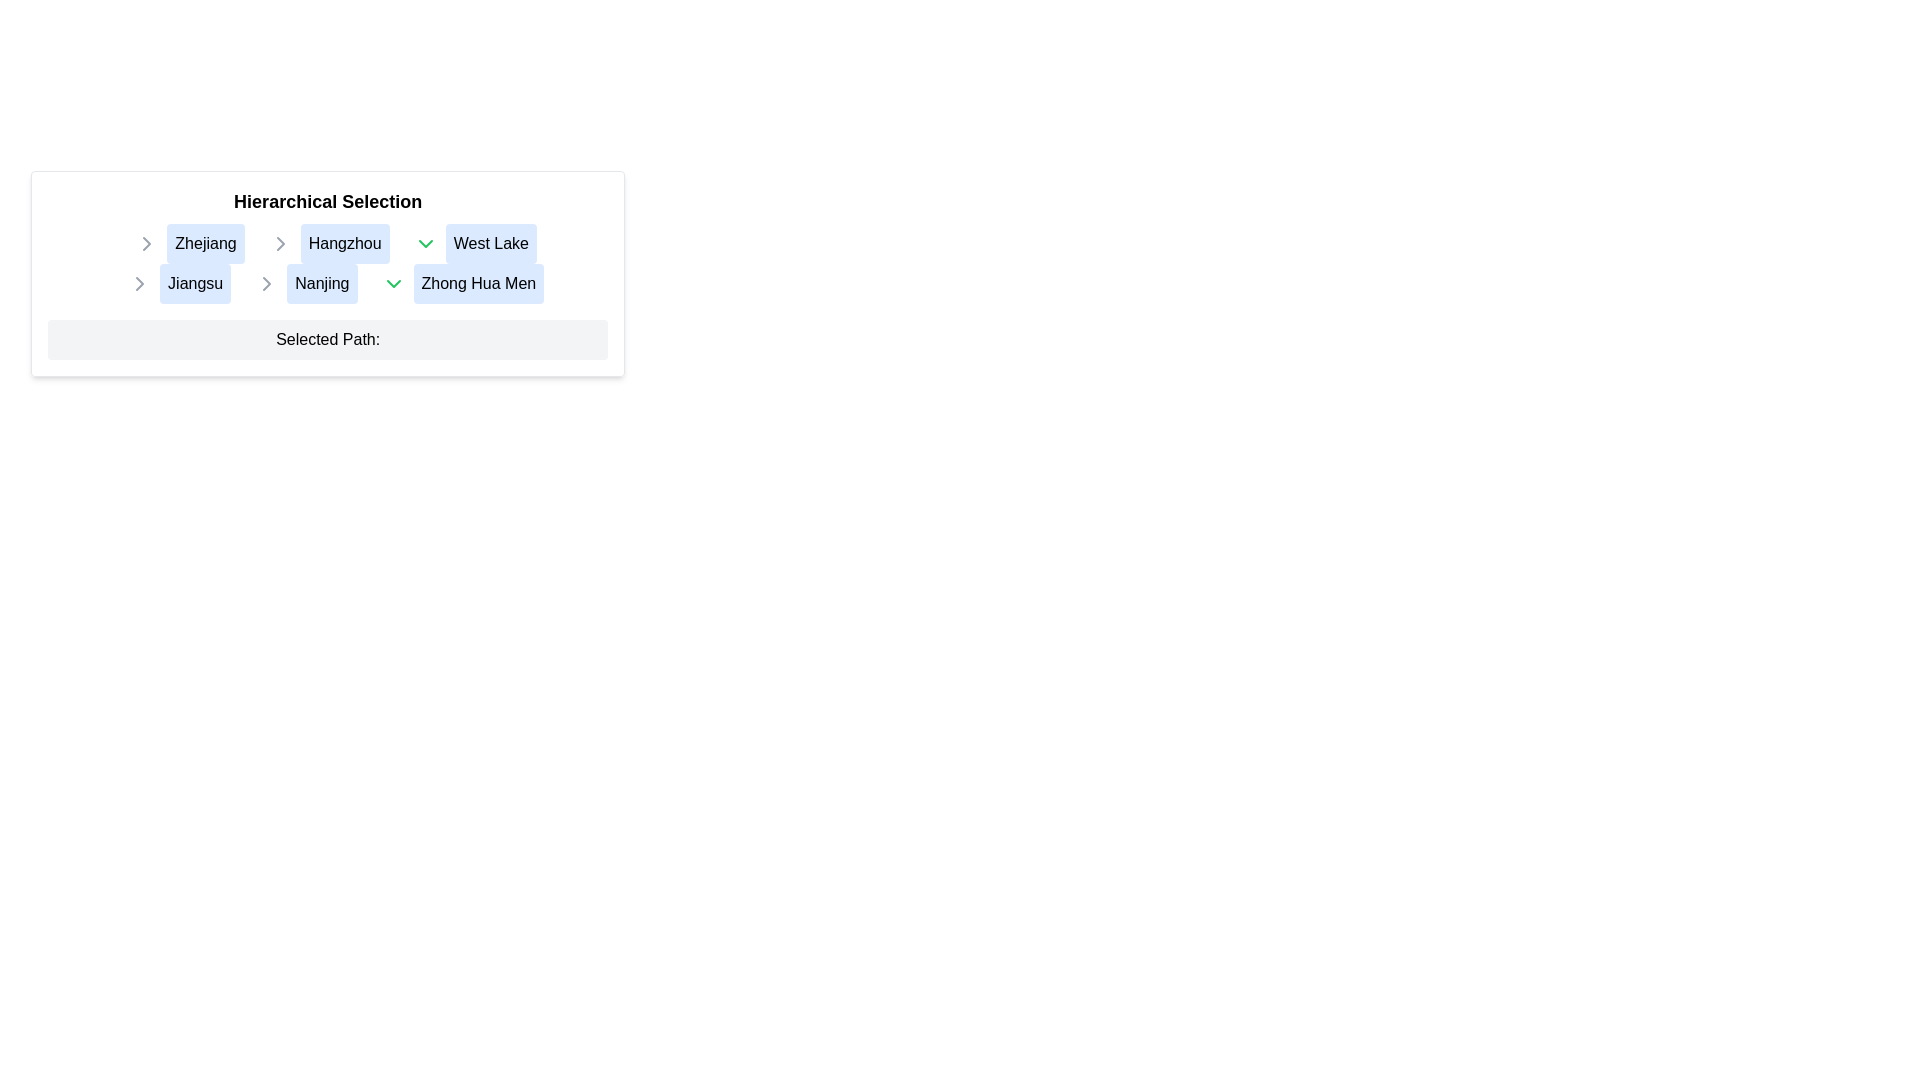 This screenshot has height=1080, width=1920. What do you see at coordinates (453, 284) in the screenshot?
I see `the selectable option 'Zhong Hua Men' located under the hierarchical selection menu 'Jiangsu > Nanjing', which is the third option in the list` at bounding box center [453, 284].